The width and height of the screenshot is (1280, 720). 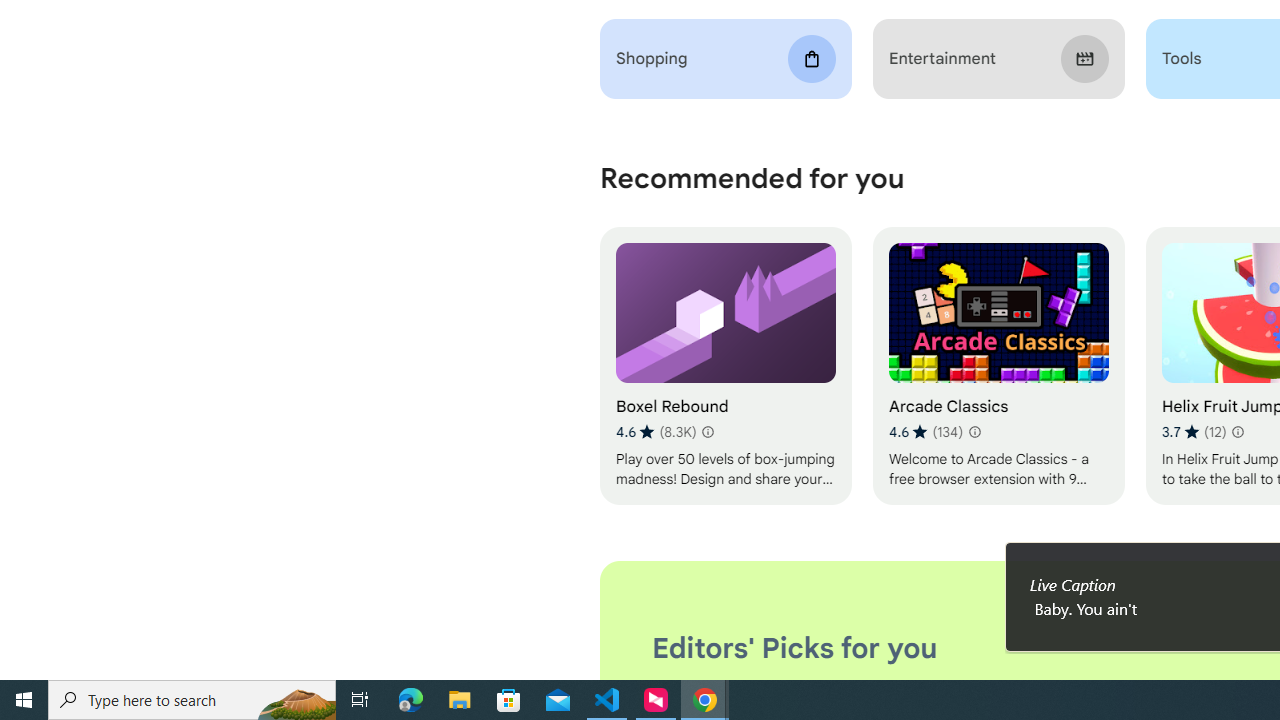 What do you see at coordinates (998, 58) in the screenshot?
I see `'Entertainment'` at bounding box center [998, 58].